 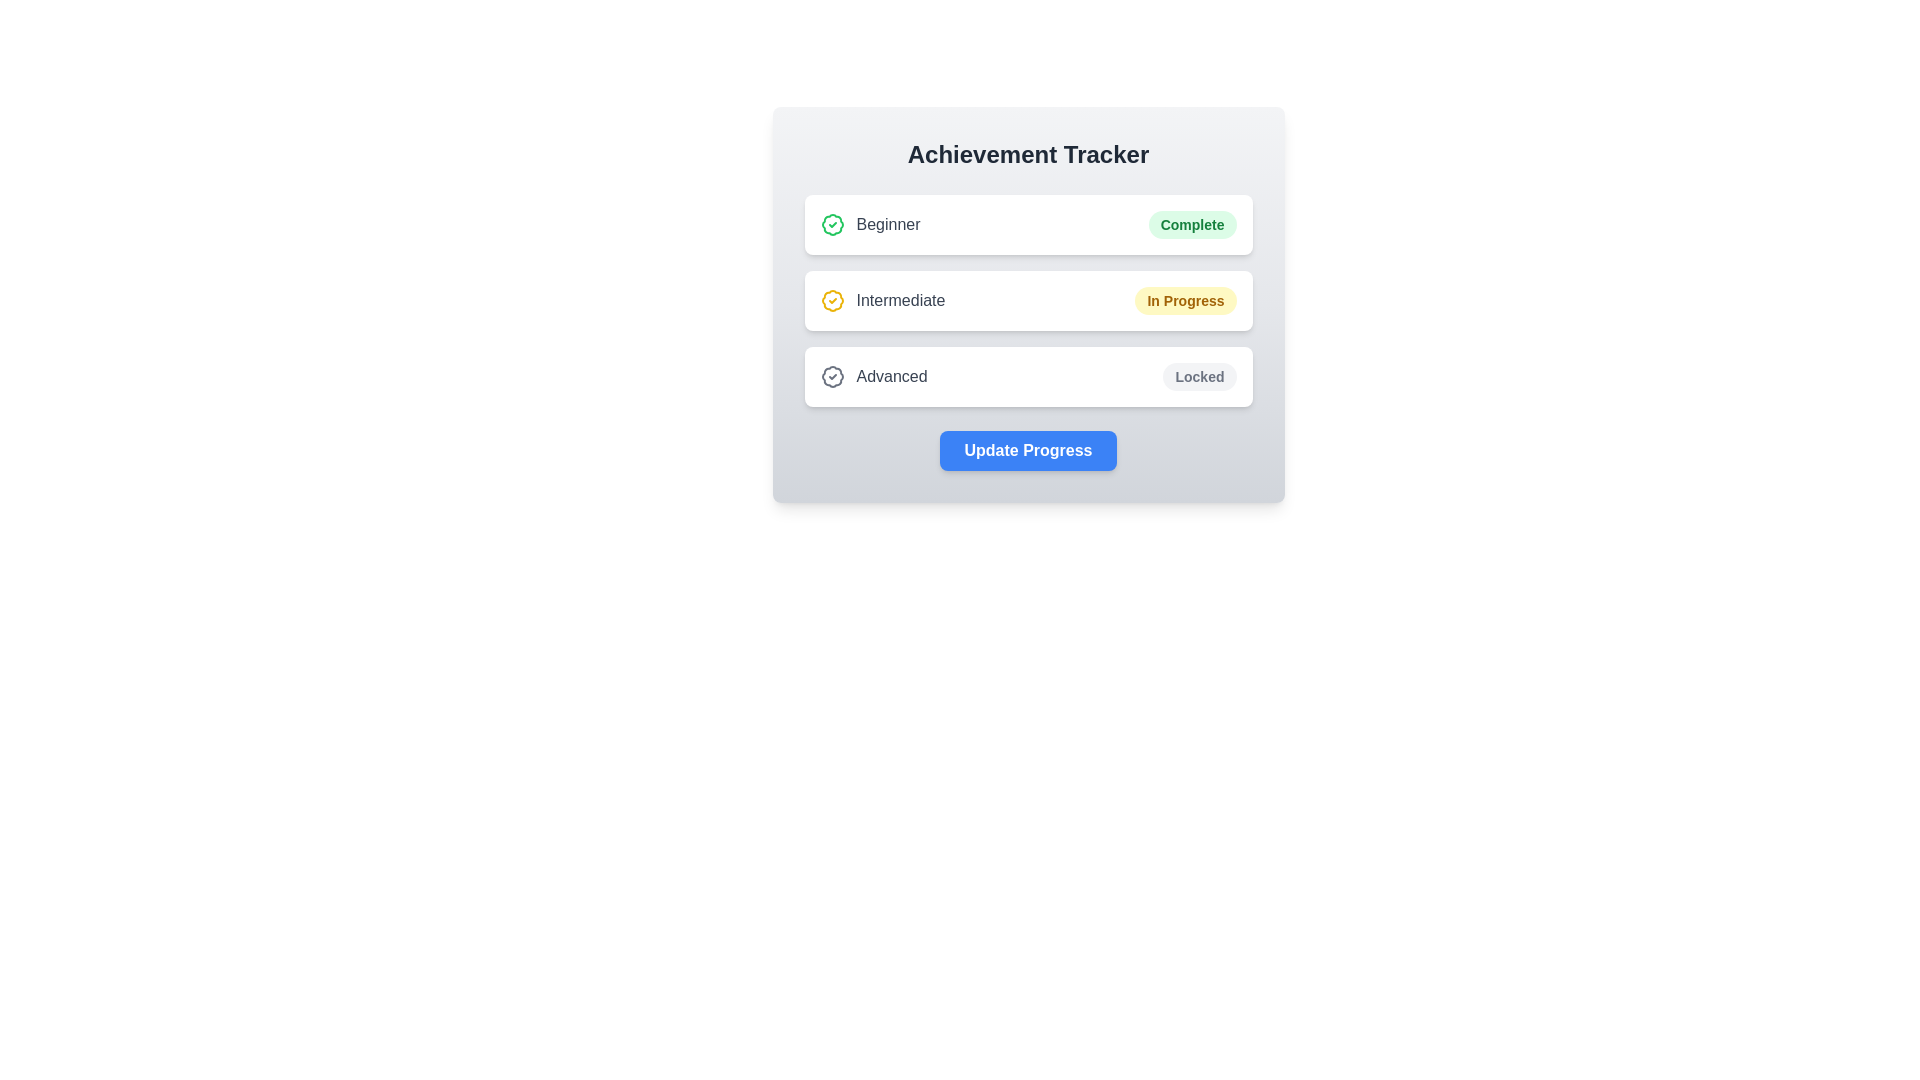 I want to click on the UI element that features a green checkmark icon and the label 'Beginner', located directly under the title 'Achievement Tracker', to highlight it, so click(x=870, y=224).